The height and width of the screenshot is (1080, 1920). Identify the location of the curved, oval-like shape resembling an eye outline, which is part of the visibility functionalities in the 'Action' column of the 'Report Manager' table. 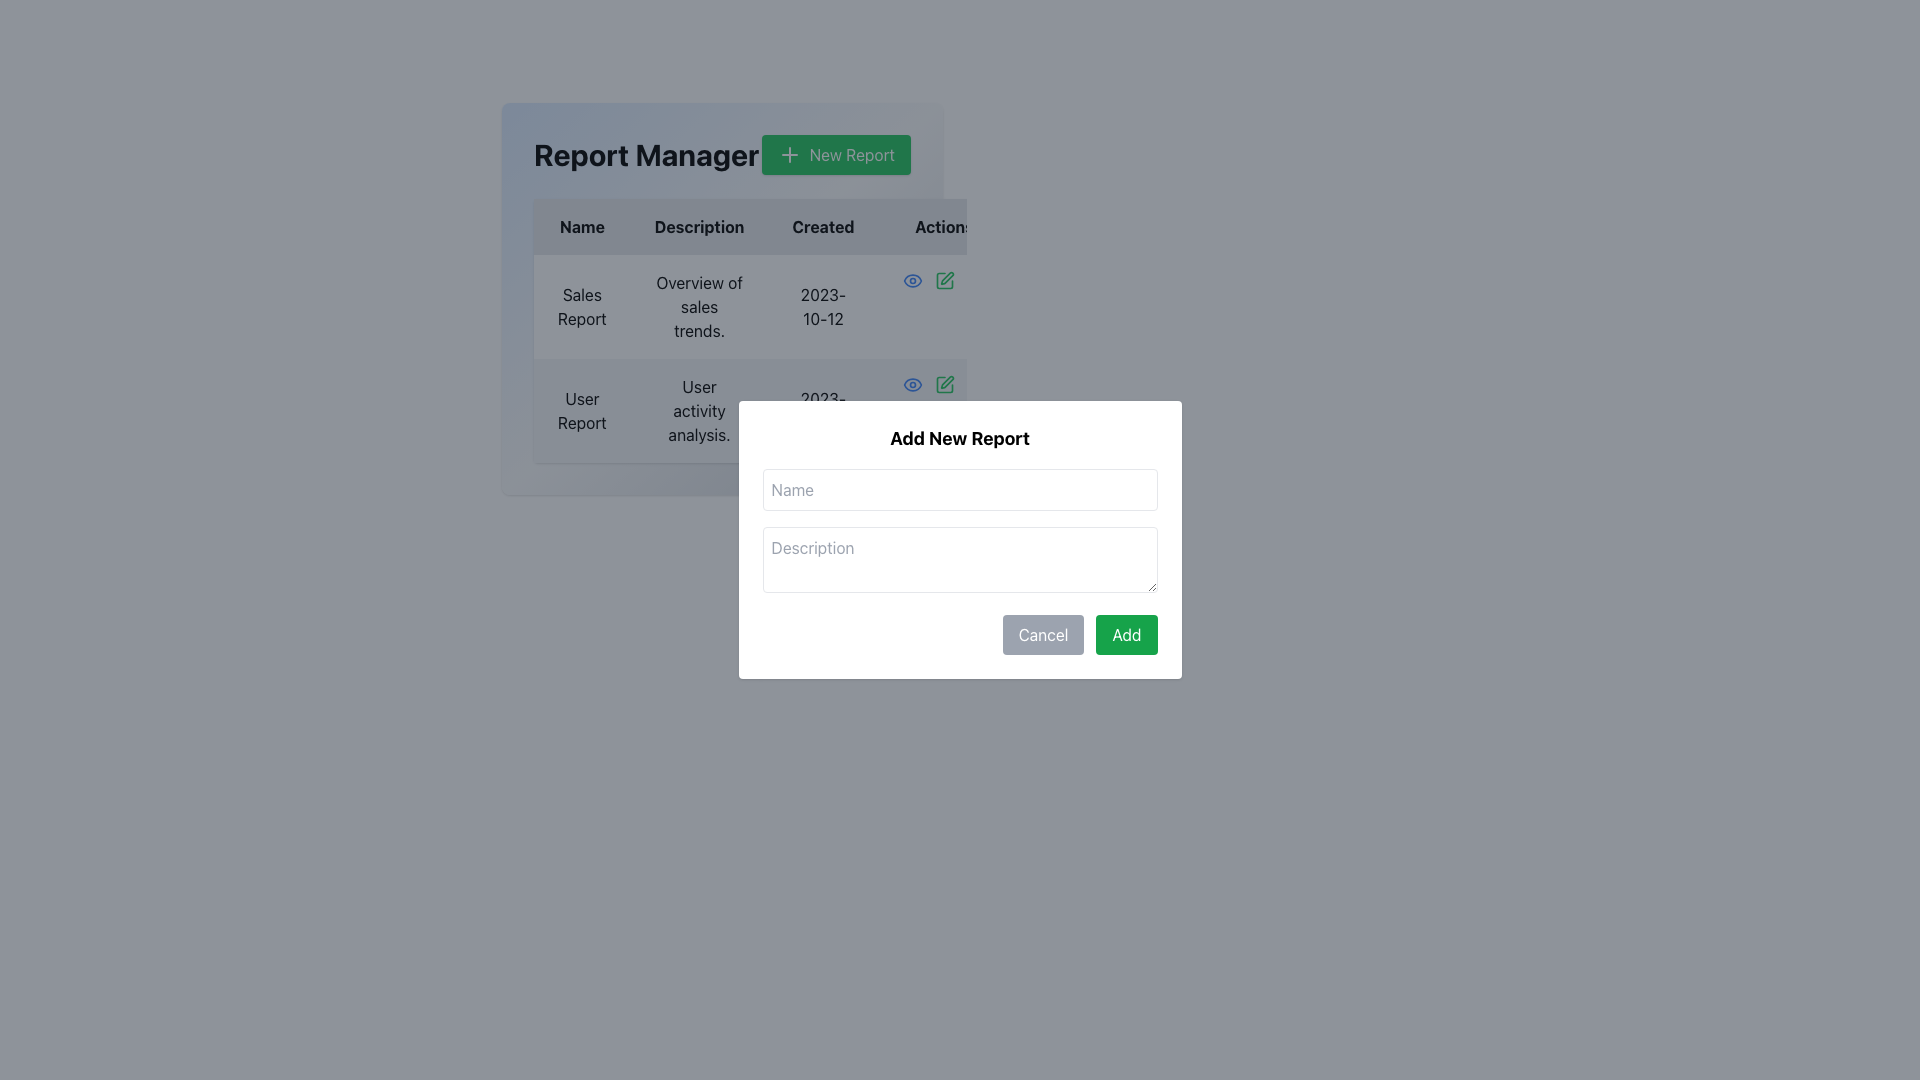
(911, 385).